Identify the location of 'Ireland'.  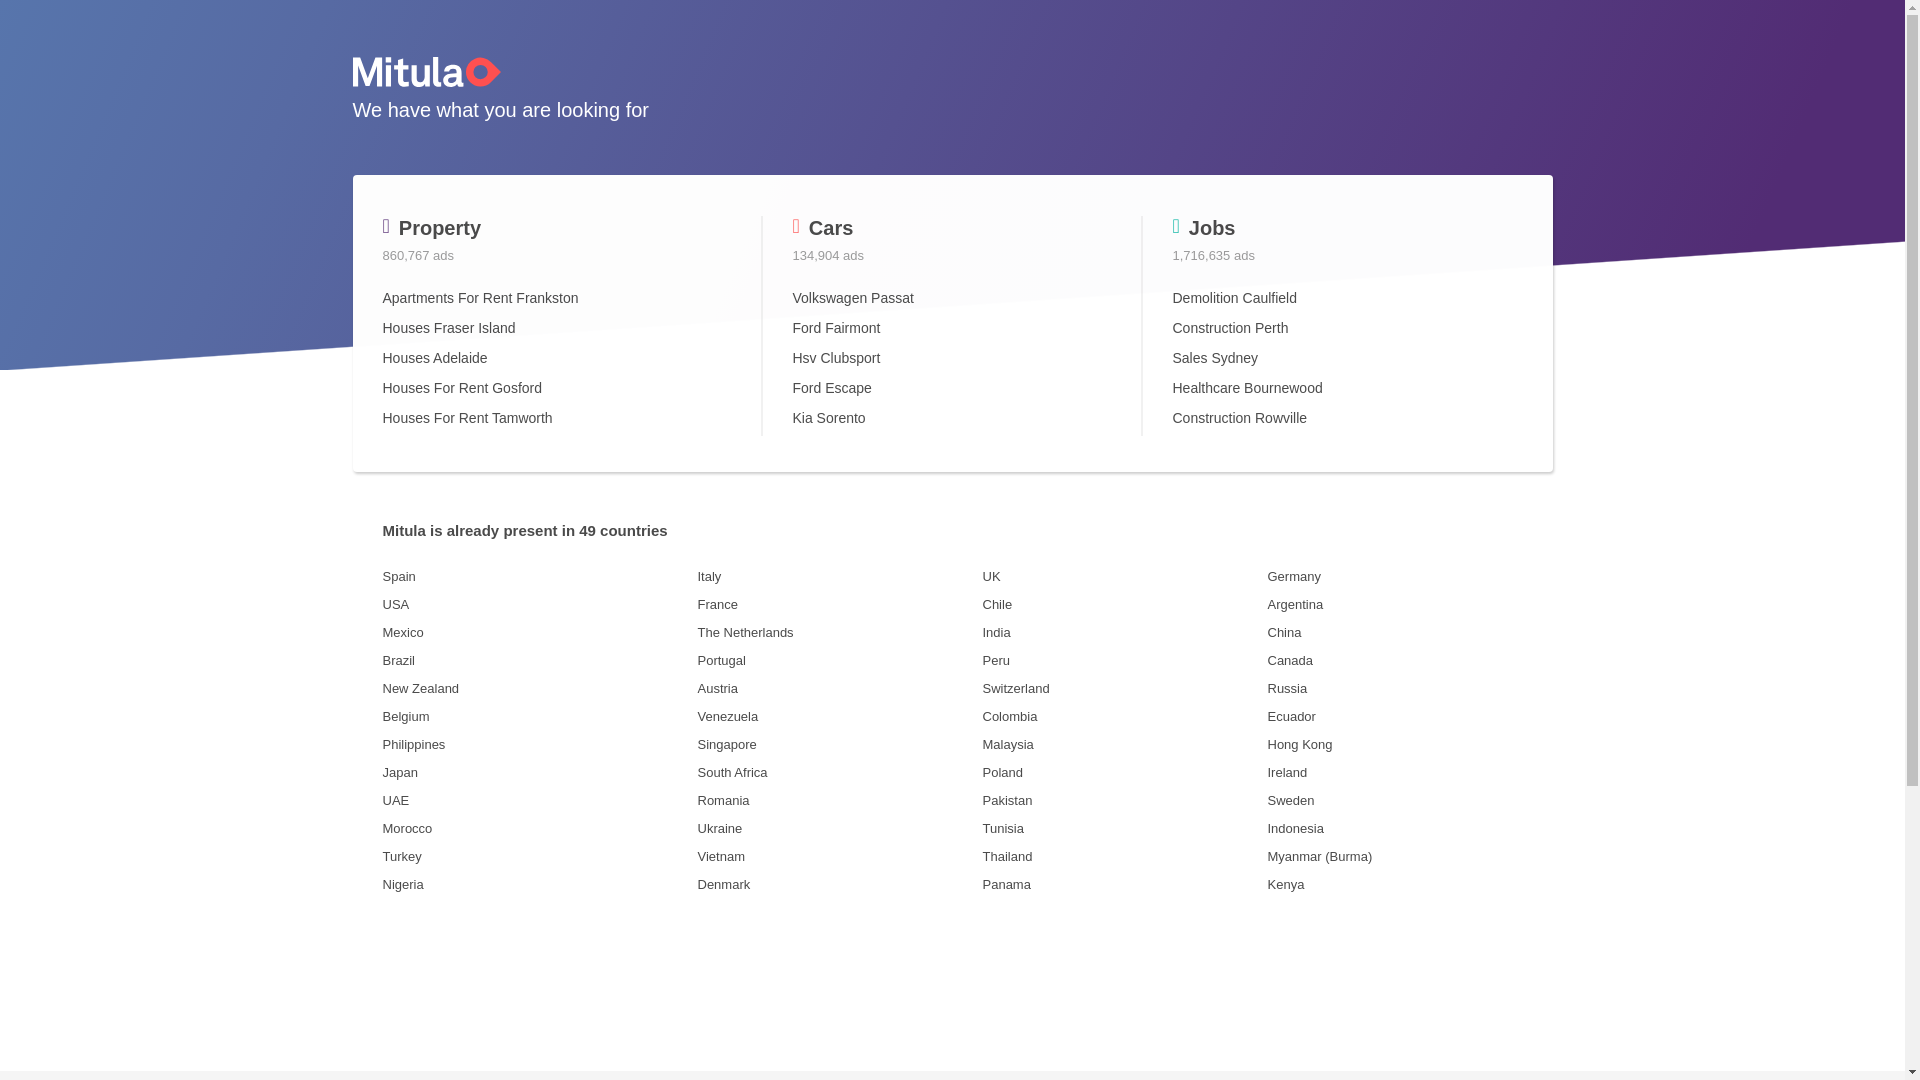
(1394, 771).